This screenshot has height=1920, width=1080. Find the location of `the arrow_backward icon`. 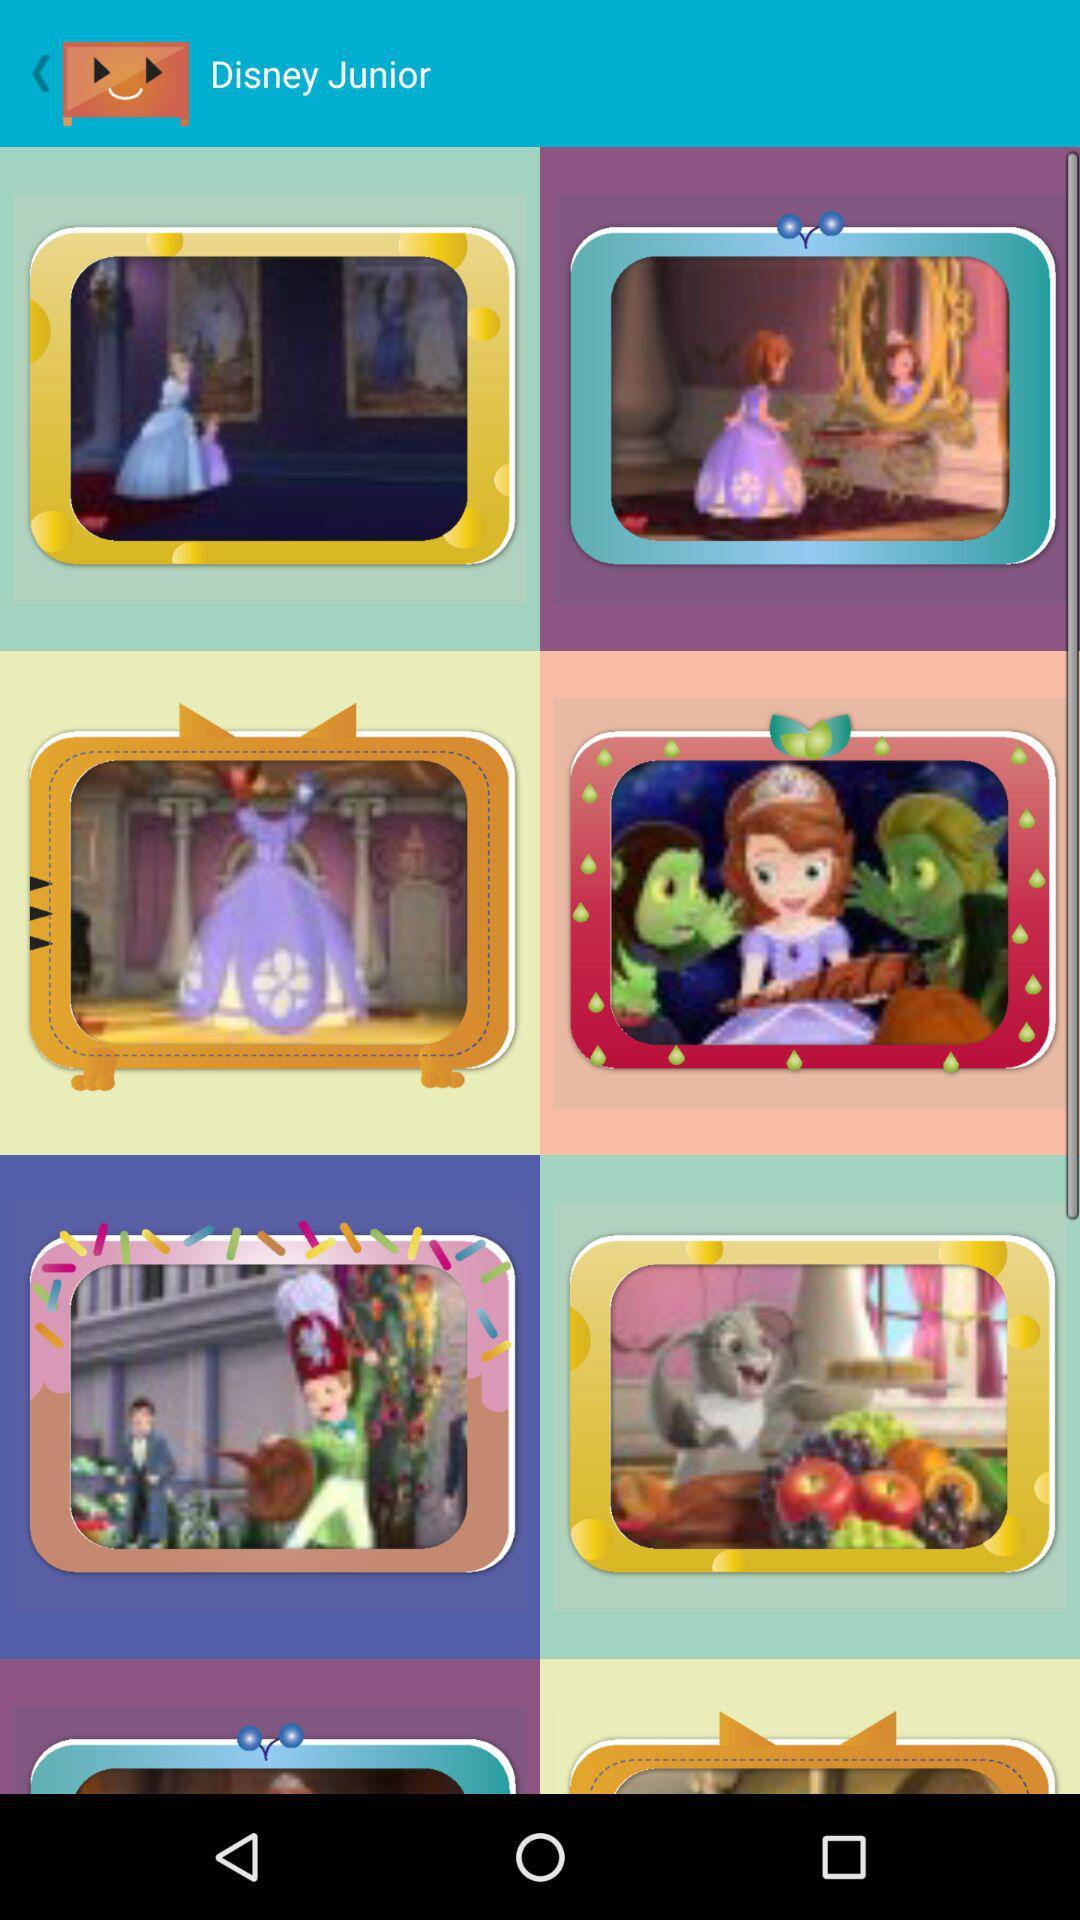

the arrow_backward icon is located at coordinates (31, 78).